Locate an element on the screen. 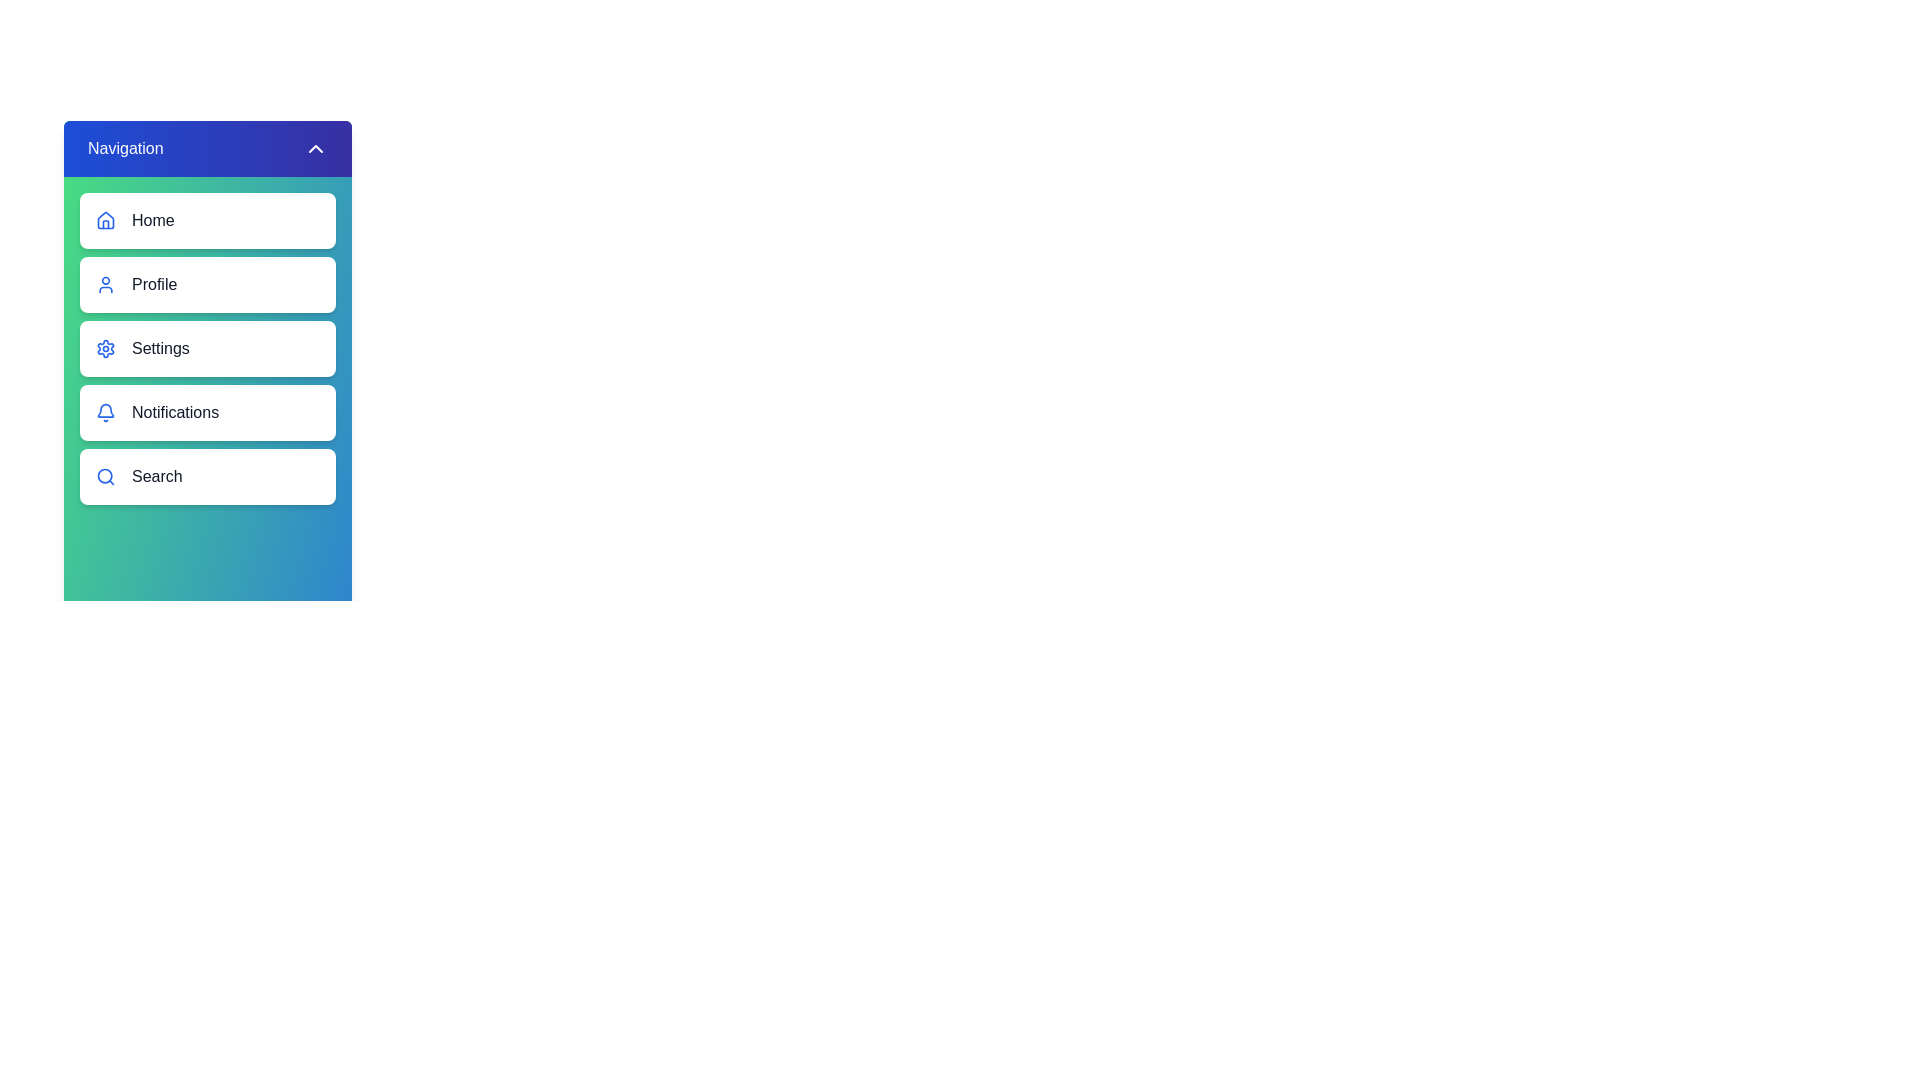 This screenshot has width=1920, height=1080. the upward-pointing chevron icon button located at the top right corner of the navigation header, adjacent to the text label 'Navigation' is located at coordinates (315, 148).